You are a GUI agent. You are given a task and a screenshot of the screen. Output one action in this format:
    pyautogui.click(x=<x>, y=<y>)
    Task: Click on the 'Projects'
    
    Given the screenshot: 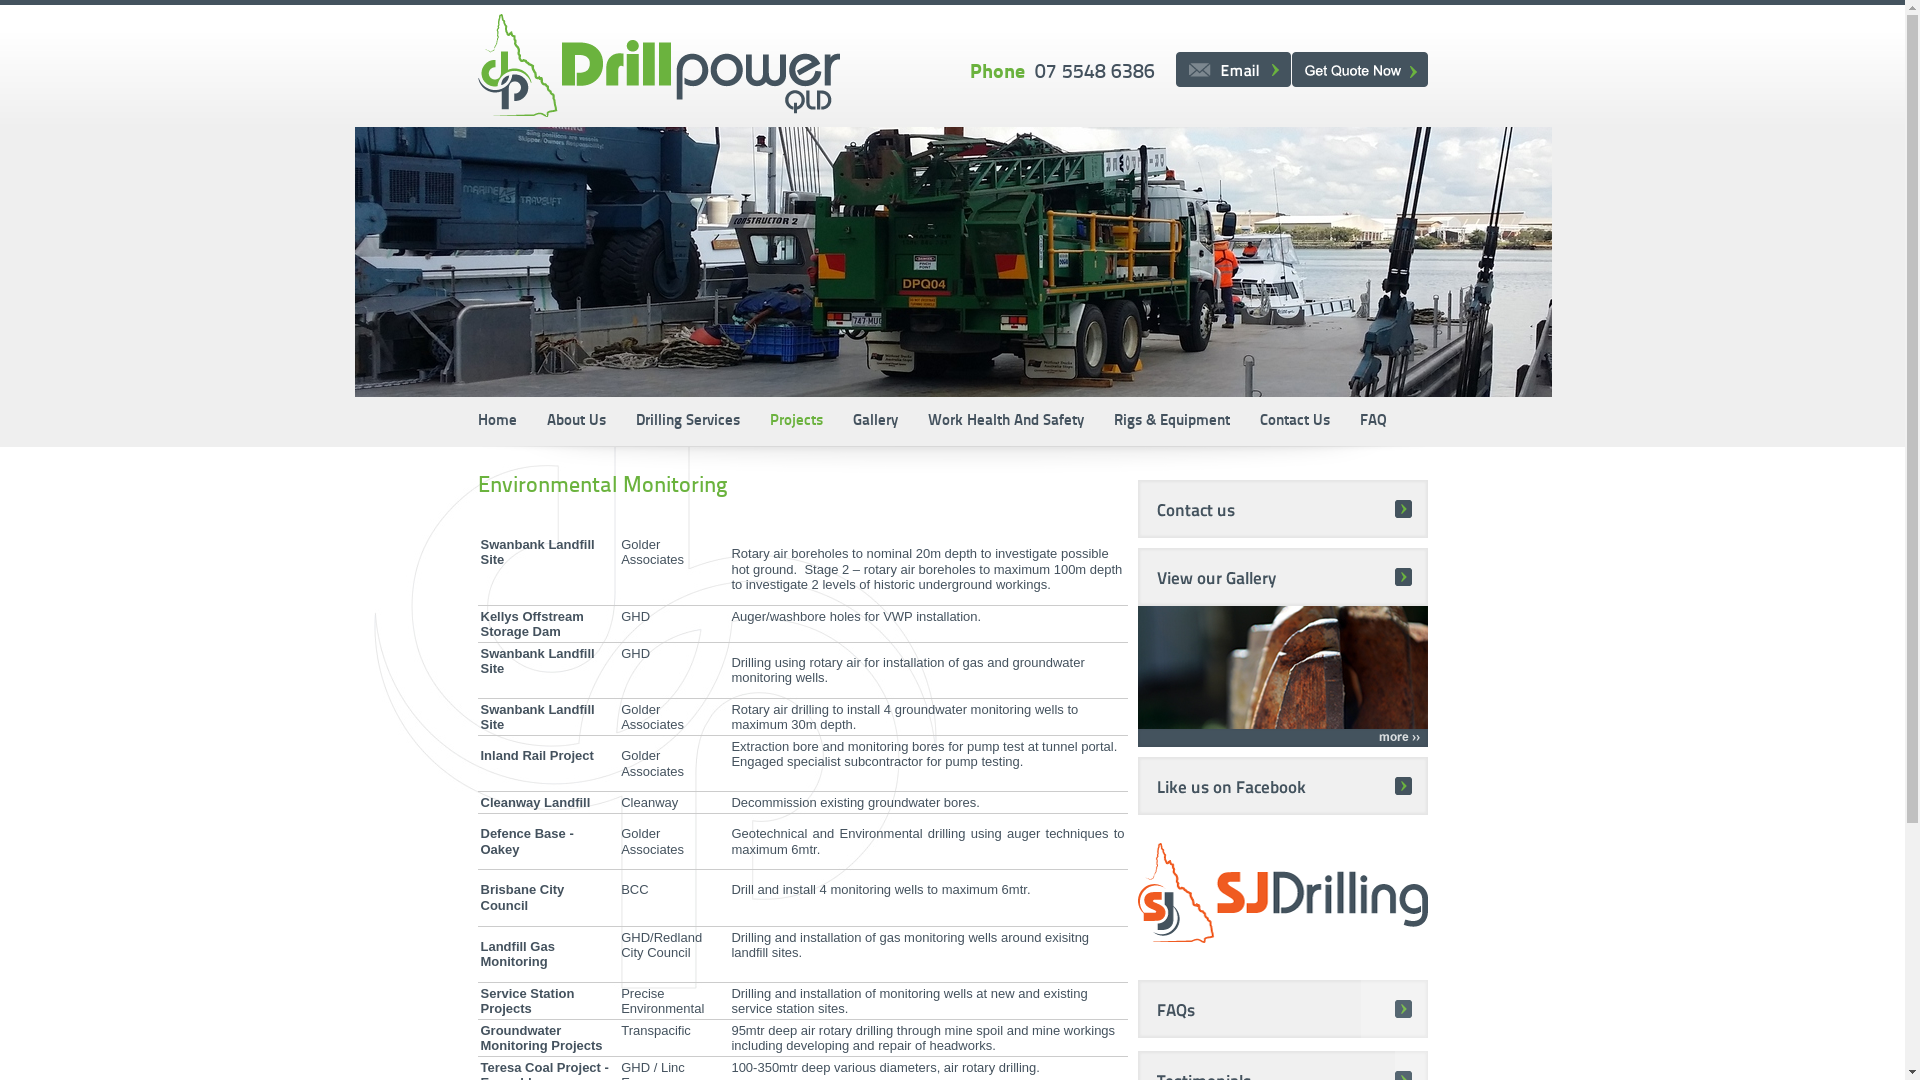 What is the action you would take?
    pyautogui.click(x=794, y=420)
    